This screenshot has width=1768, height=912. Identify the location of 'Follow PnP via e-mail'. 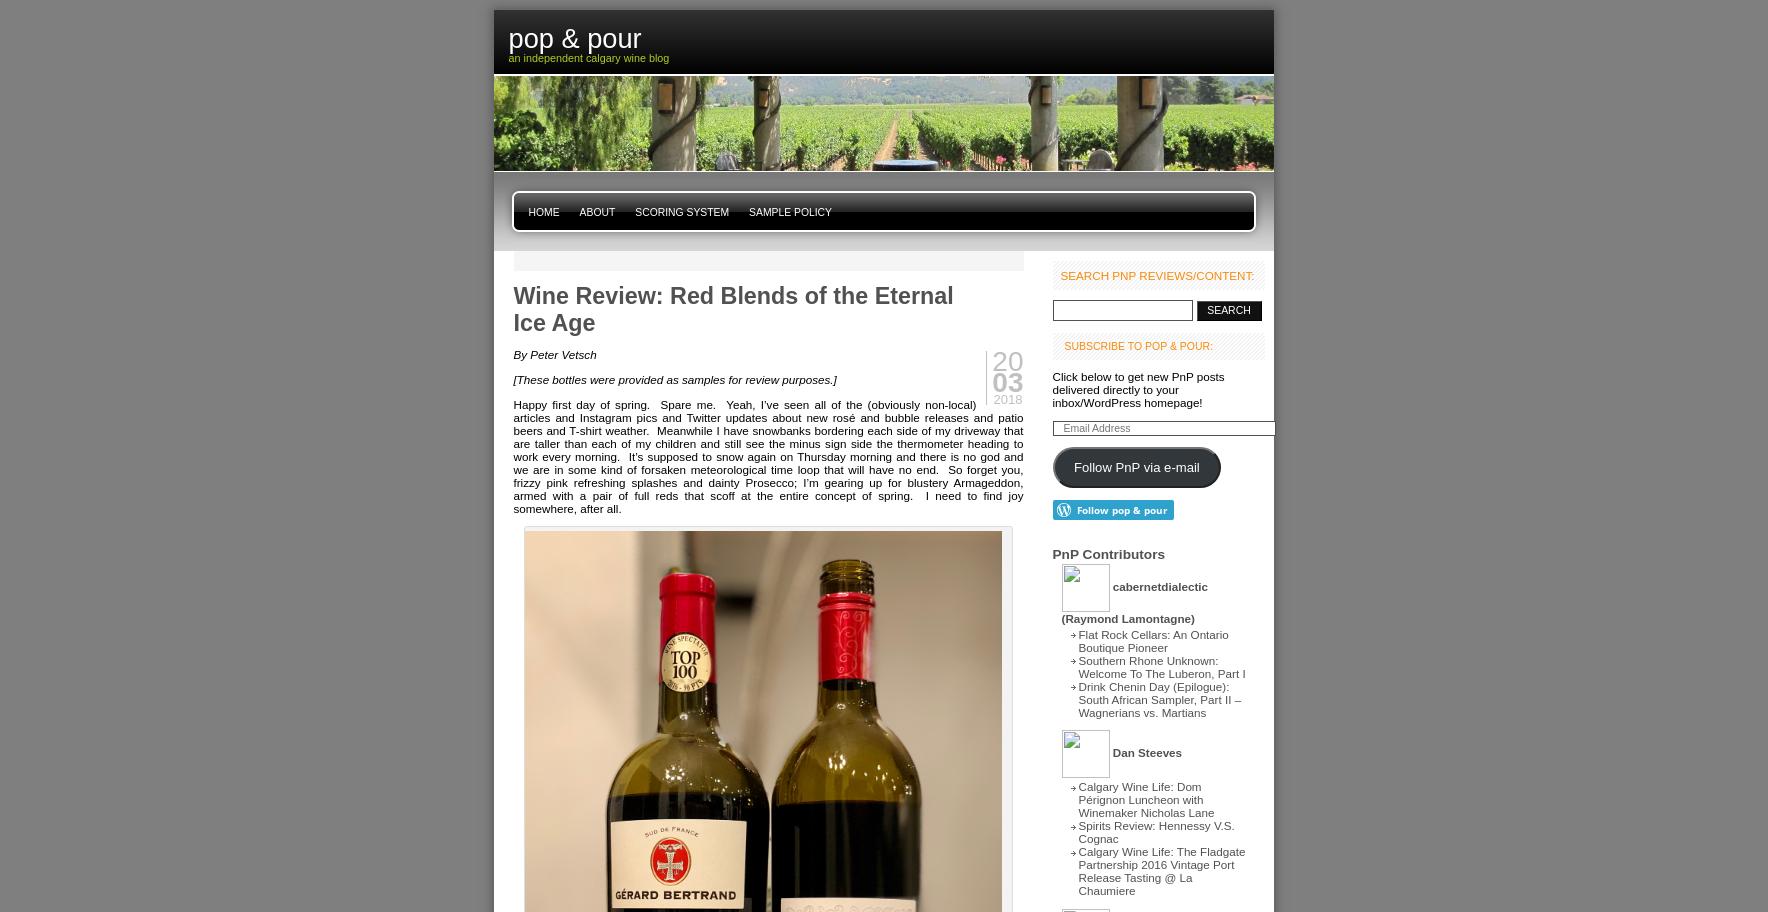
(1071, 467).